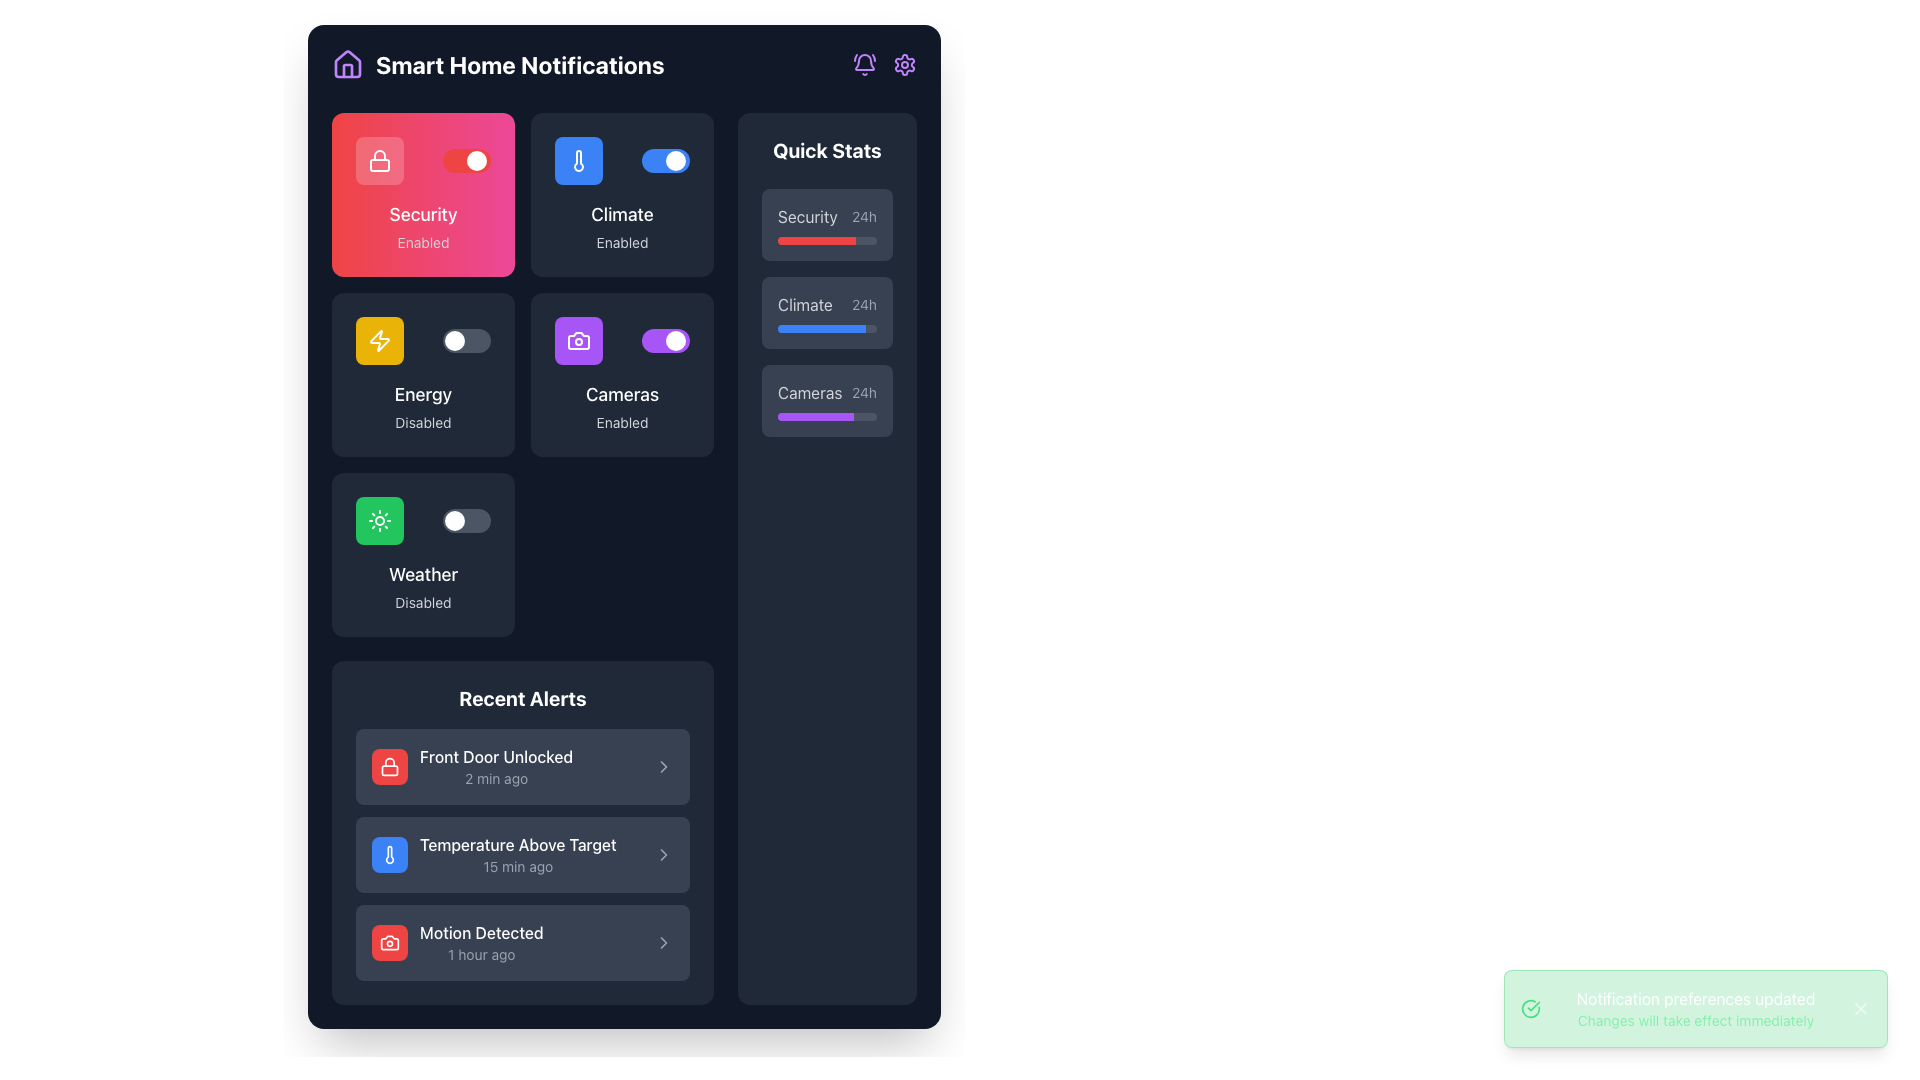 The height and width of the screenshot is (1080, 1920). I want to click on the filled portion of the progress bar indicating the 'Cameras' stat in the 'Quick Stats' section, so click(816, 415).